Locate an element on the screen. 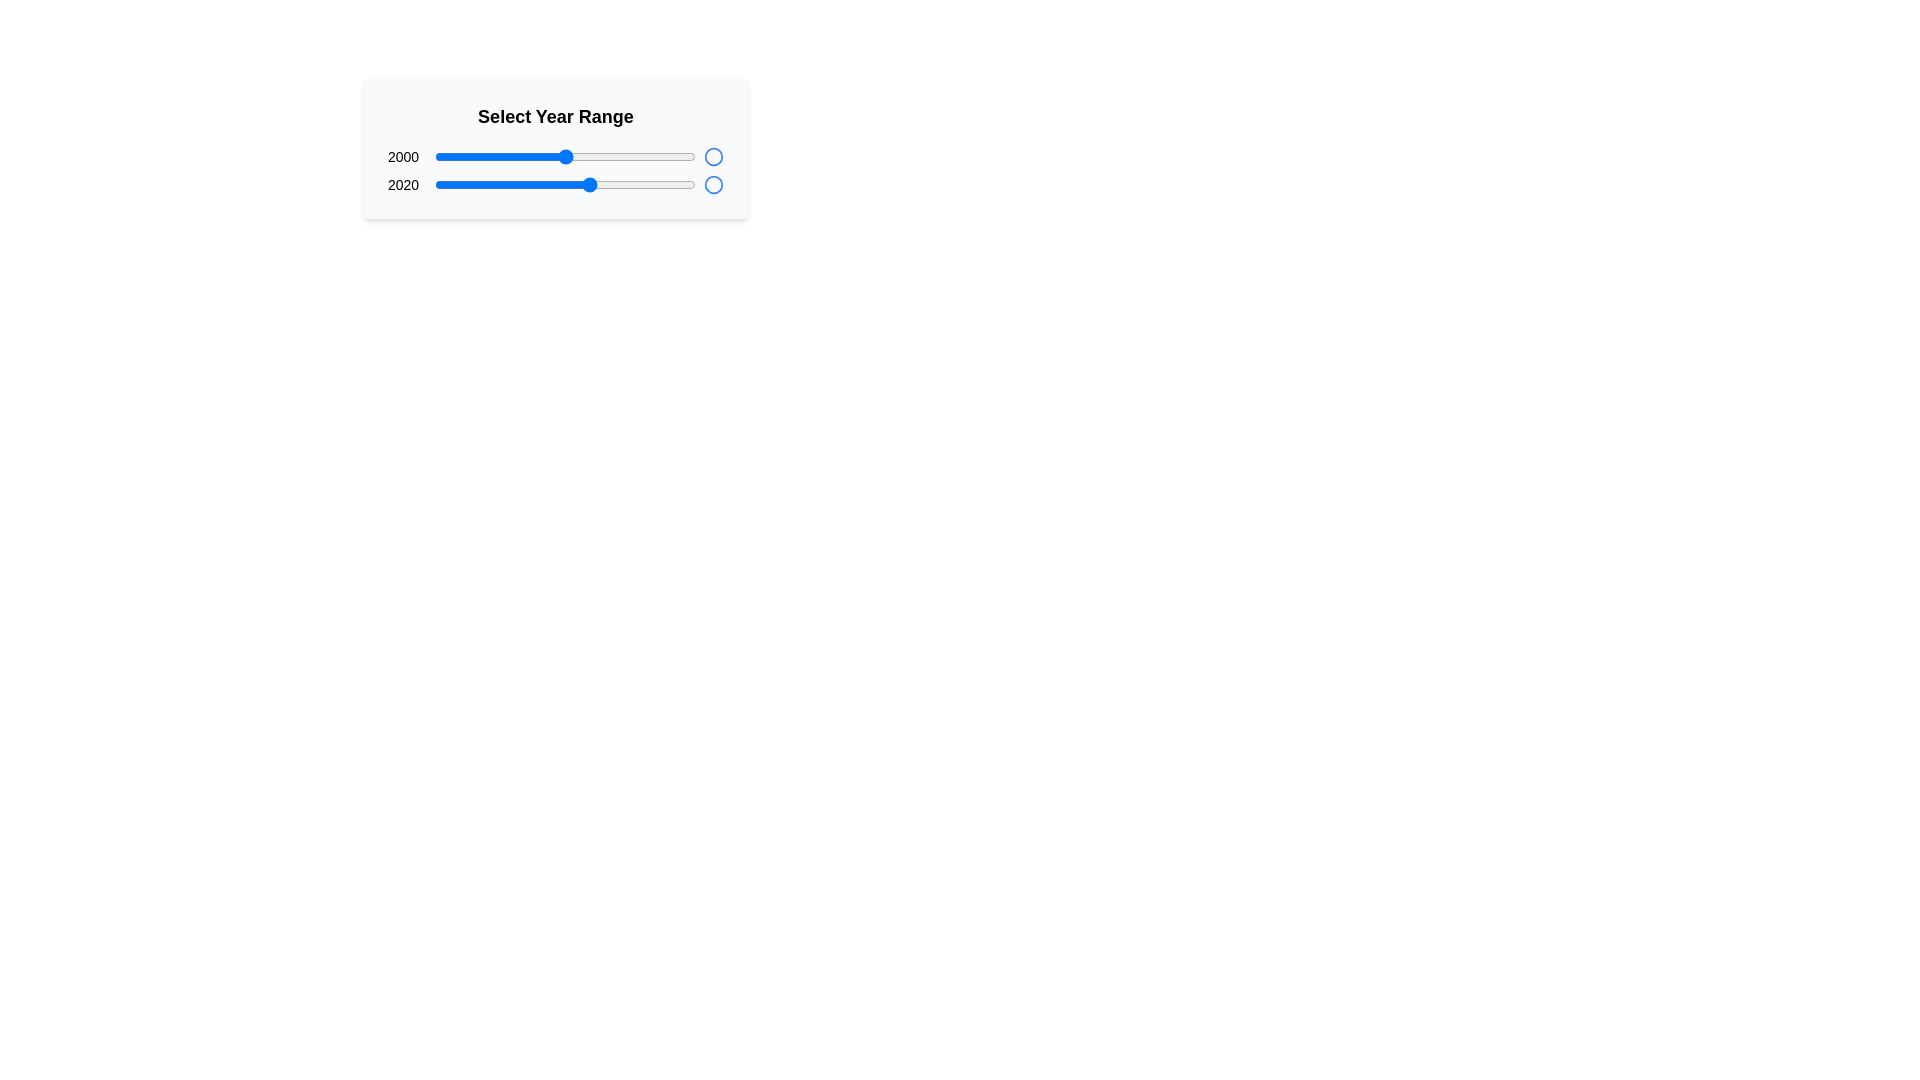 This screenshot has height=1080, width=1920. the year slider is located at coordinates (676, 185).